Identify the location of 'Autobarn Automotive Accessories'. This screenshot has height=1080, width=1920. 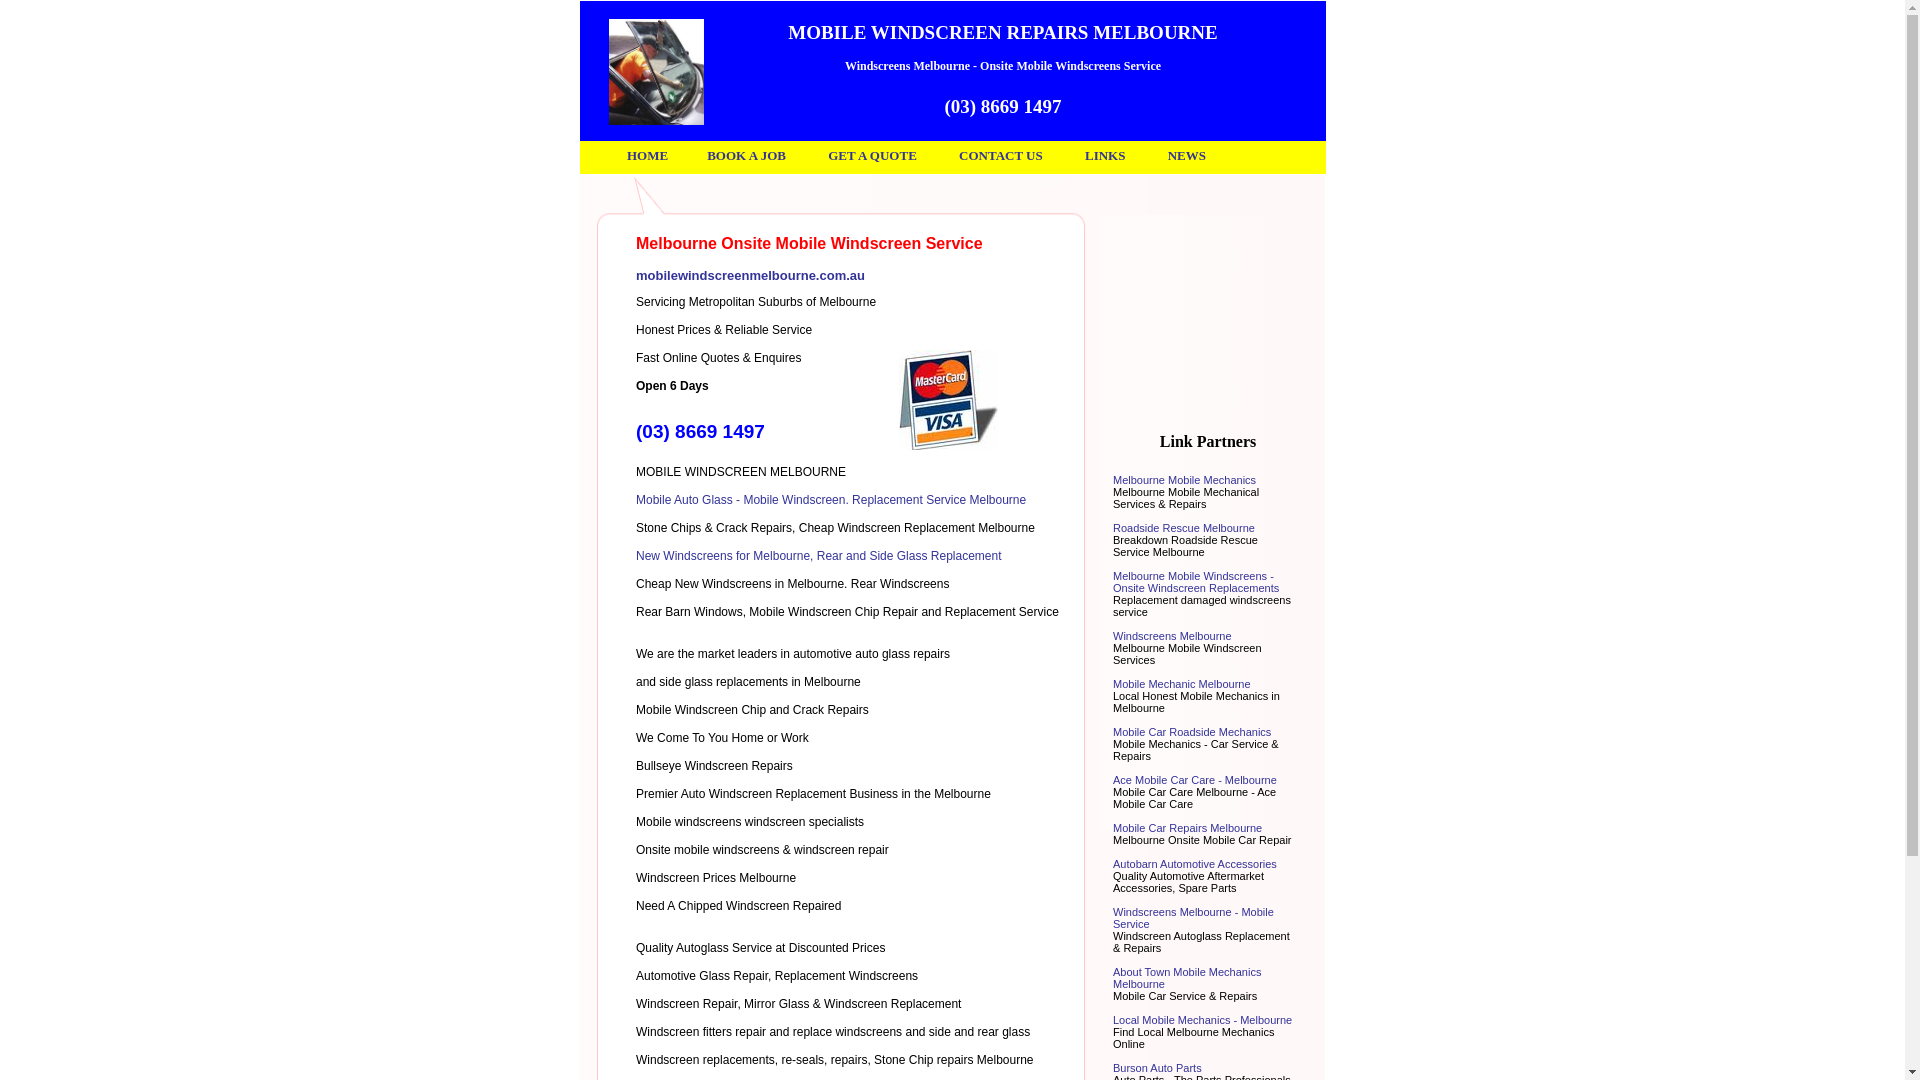
(1112, 863).